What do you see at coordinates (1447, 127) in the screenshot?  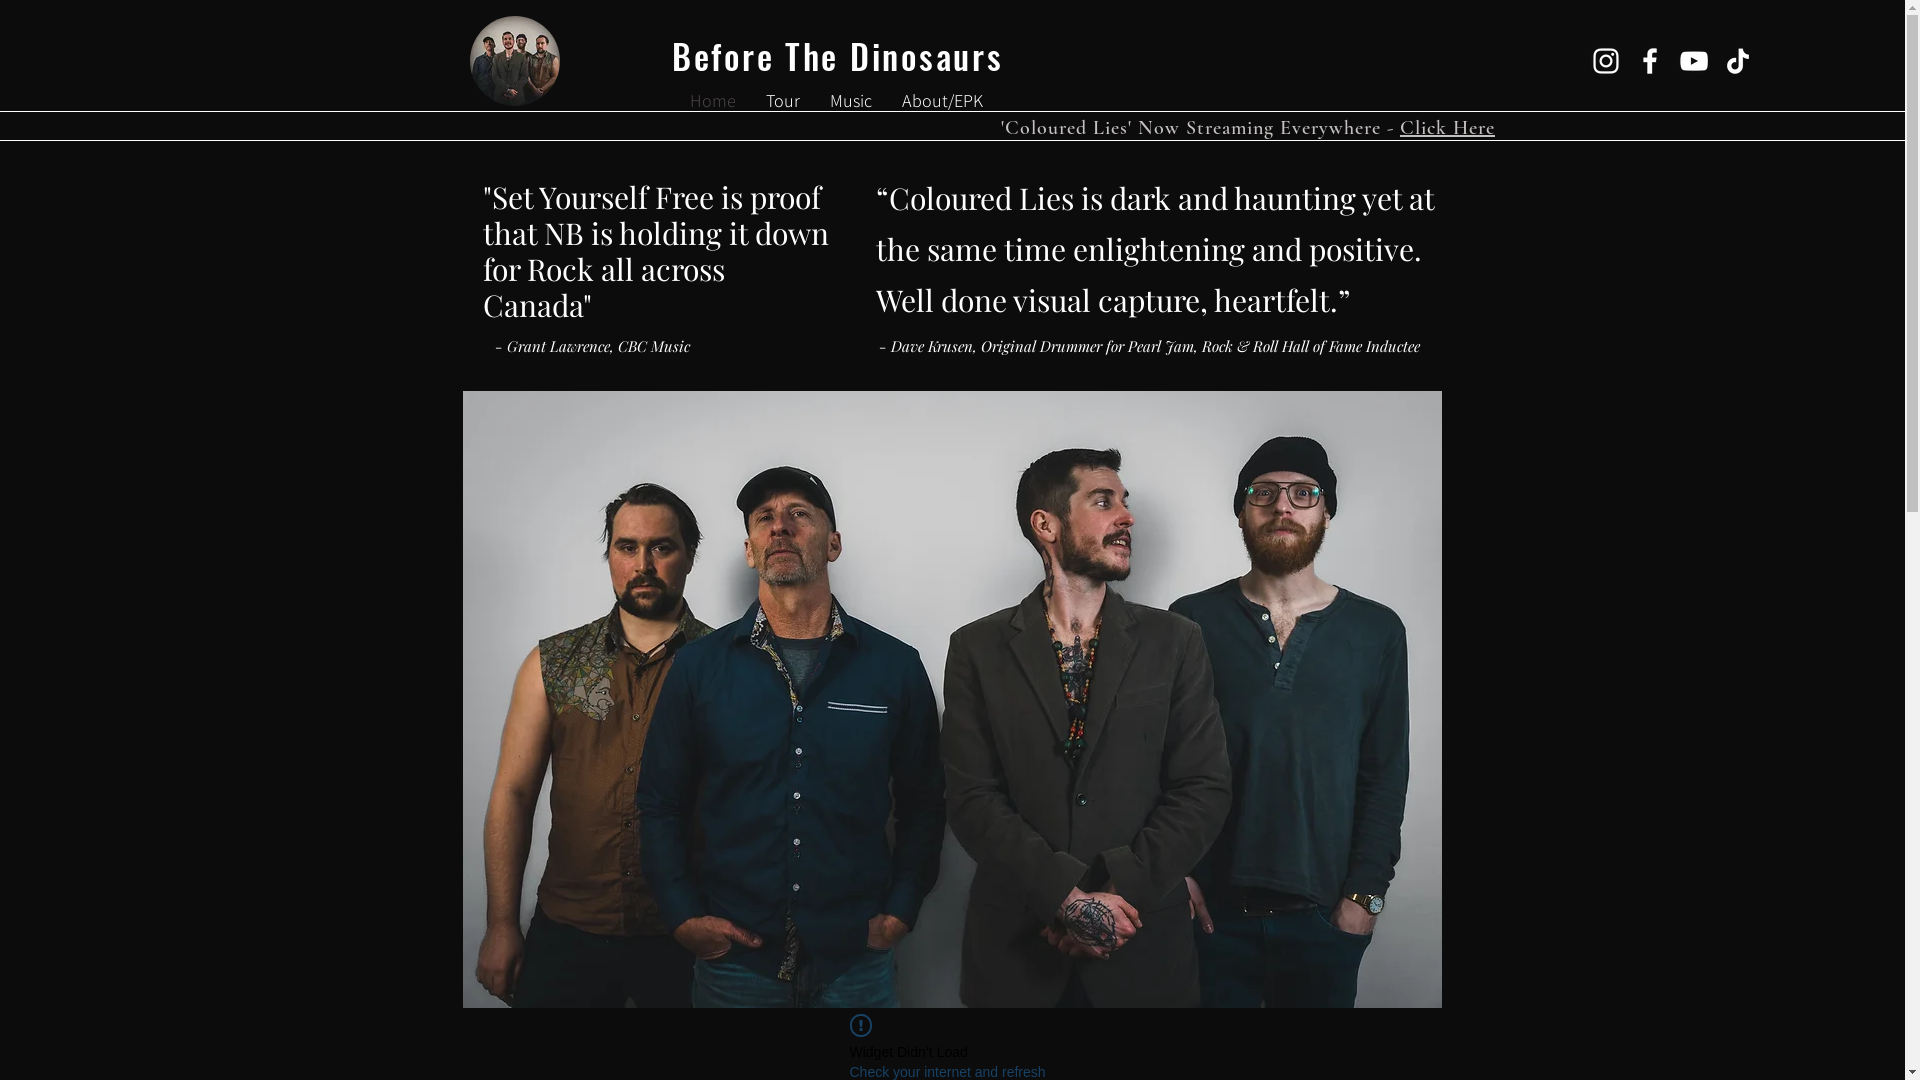 I see `'Click Here'` at bounding box center [1447, 127].